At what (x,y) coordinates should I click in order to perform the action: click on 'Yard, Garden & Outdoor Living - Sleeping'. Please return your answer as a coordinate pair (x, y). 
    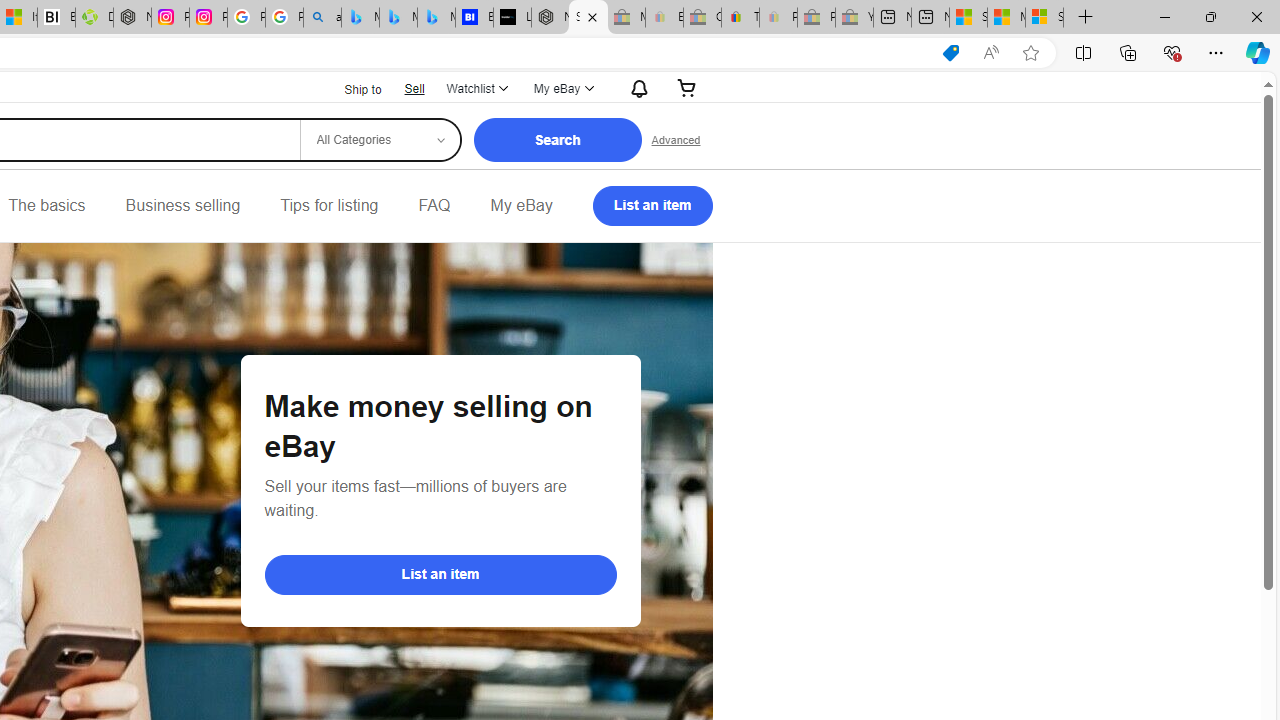
    Looking at the image, I should click on (854, 17).